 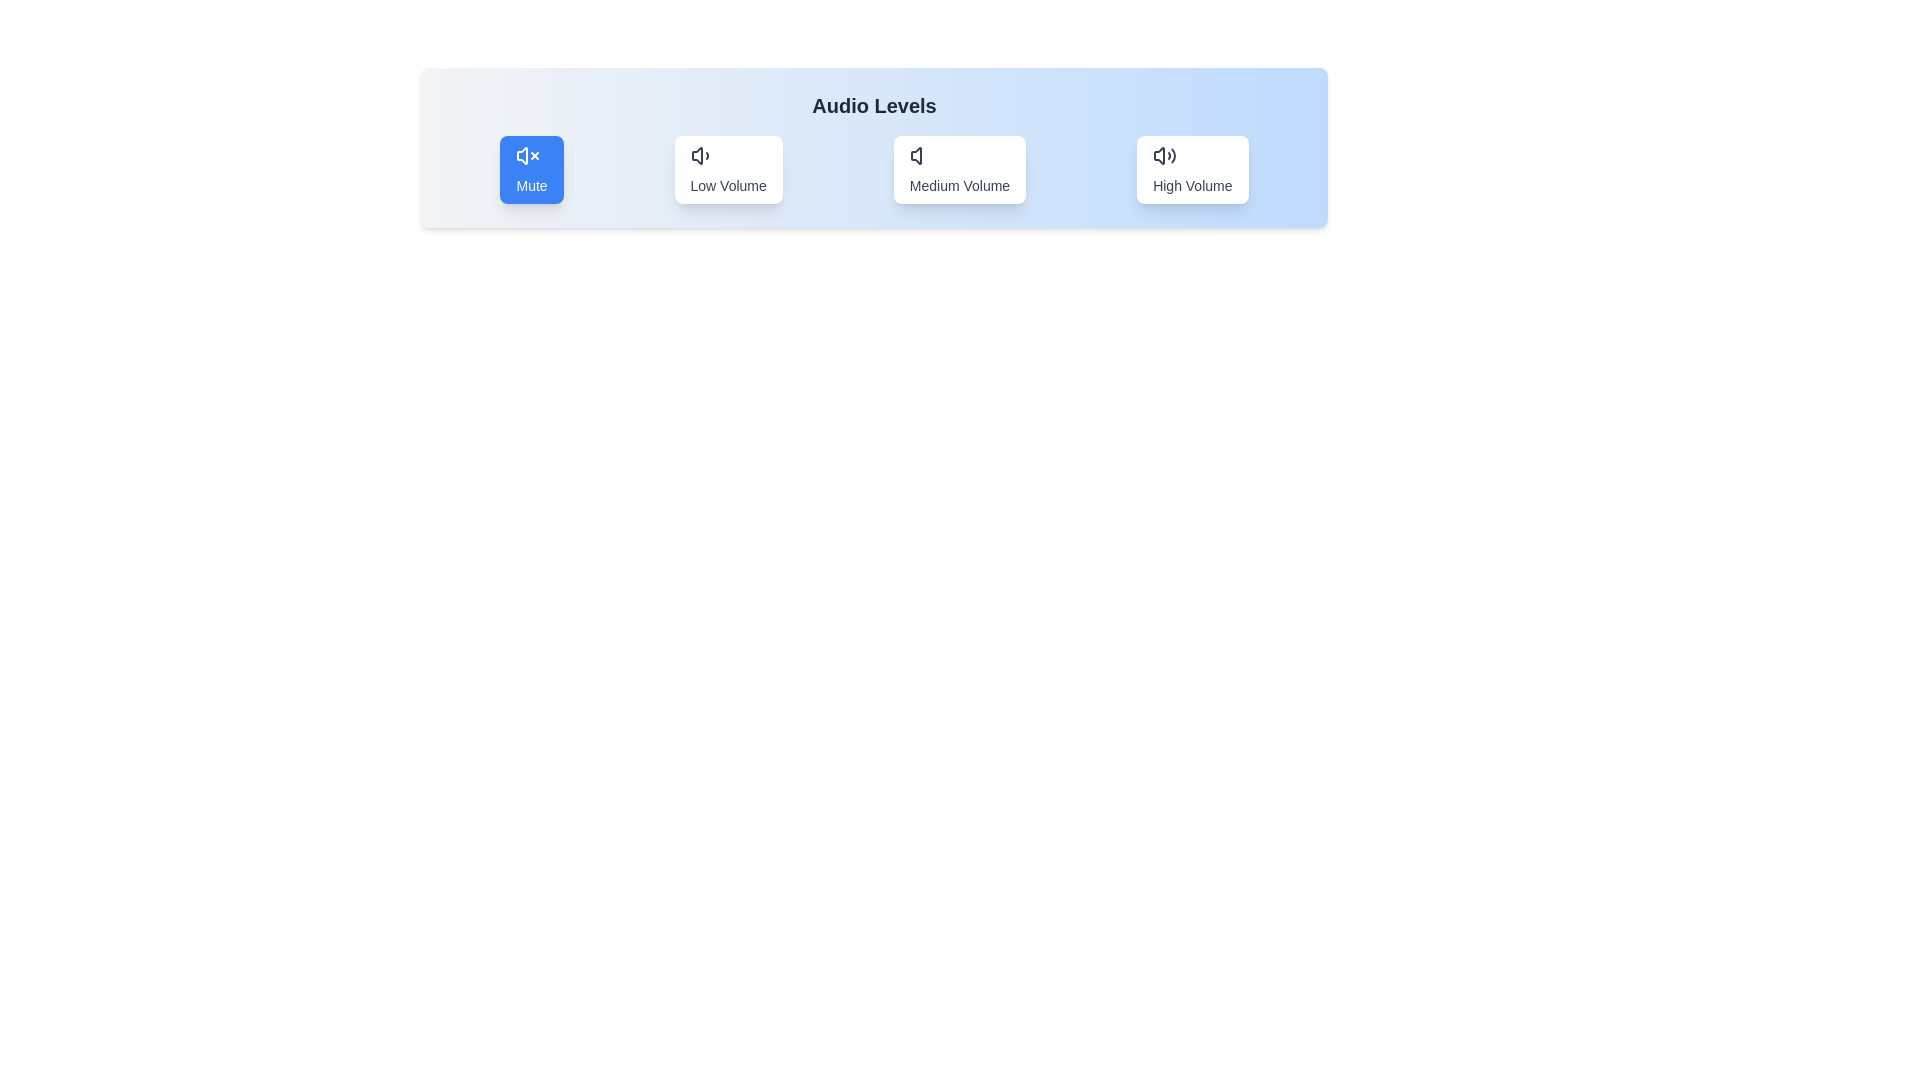 I want to click on the audio mode by clicking on the button corresponding to Mute, so click(x=532, y=168).